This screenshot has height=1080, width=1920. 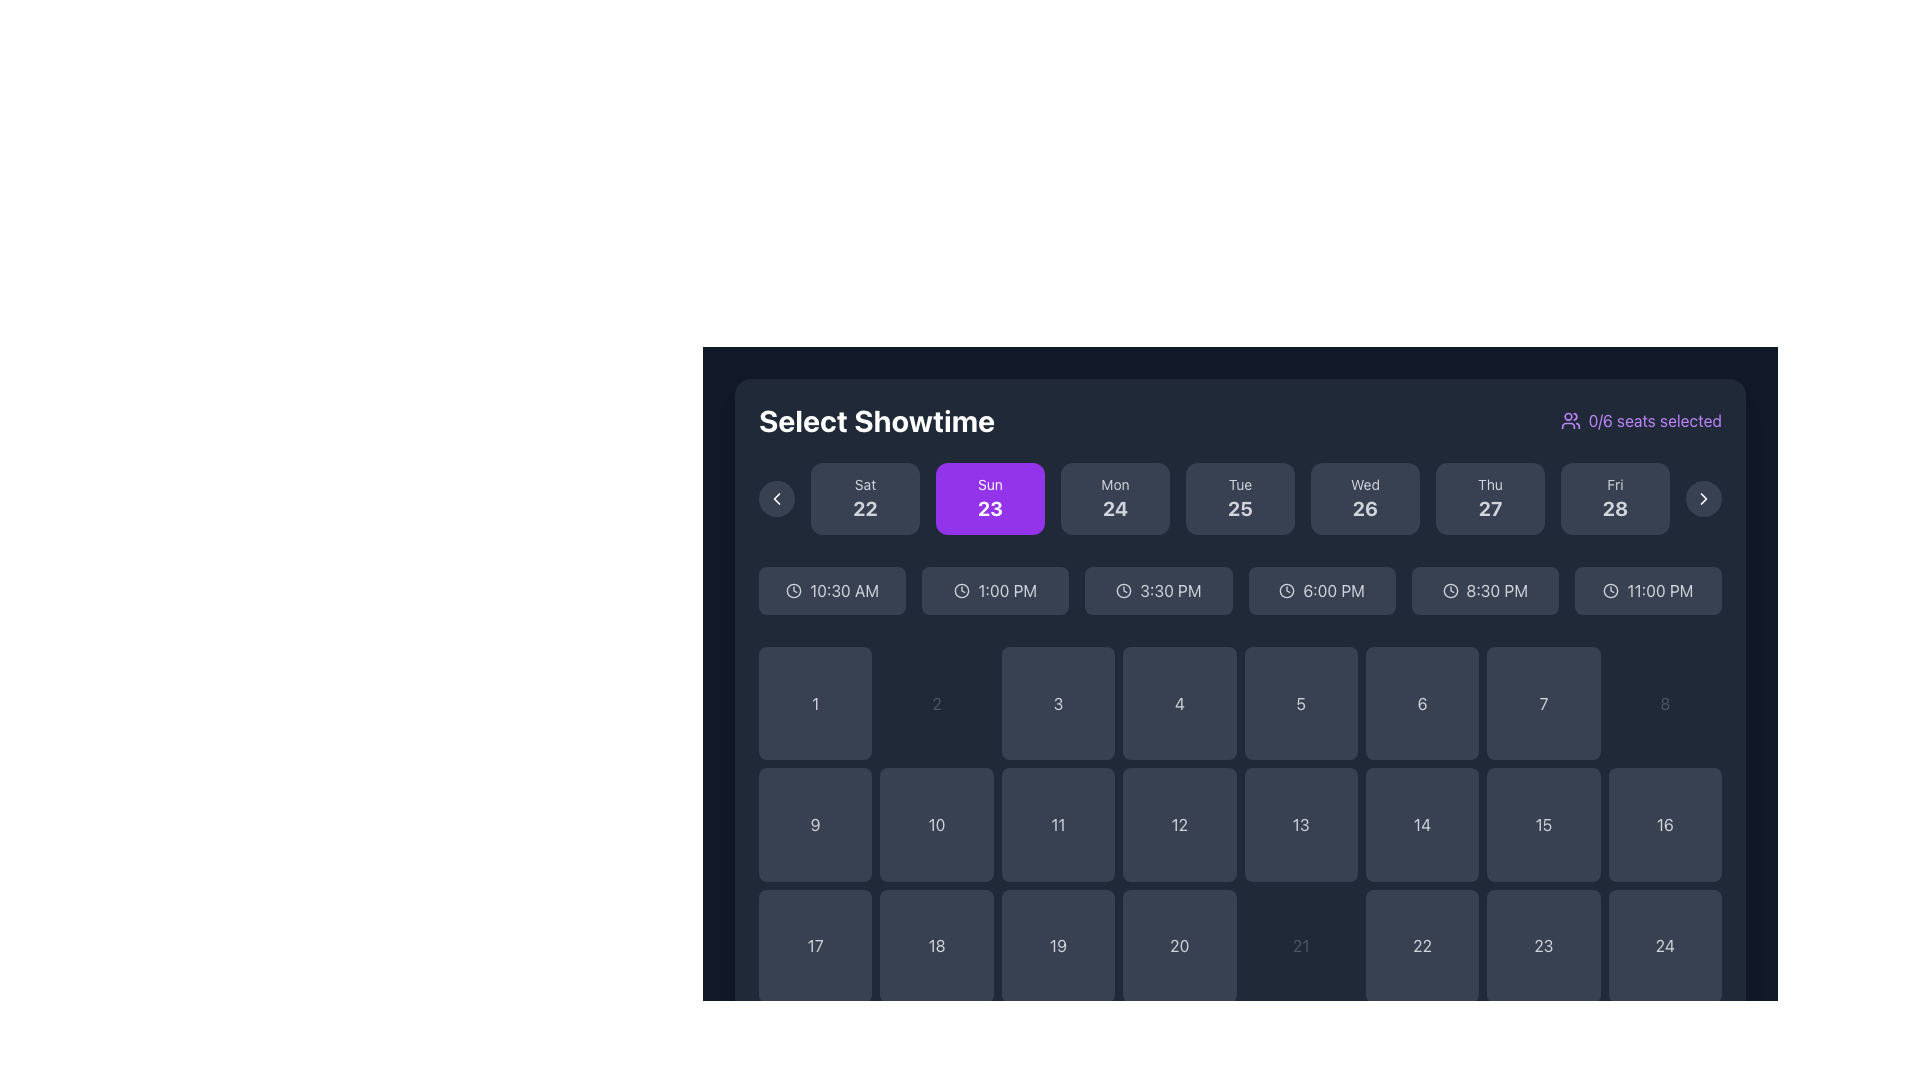 What do you see at coordinates (1421, 825) in the screenshot?
I see `the button located in row 2, column 6 of the grid layout` at bounding box center [1421, 825].